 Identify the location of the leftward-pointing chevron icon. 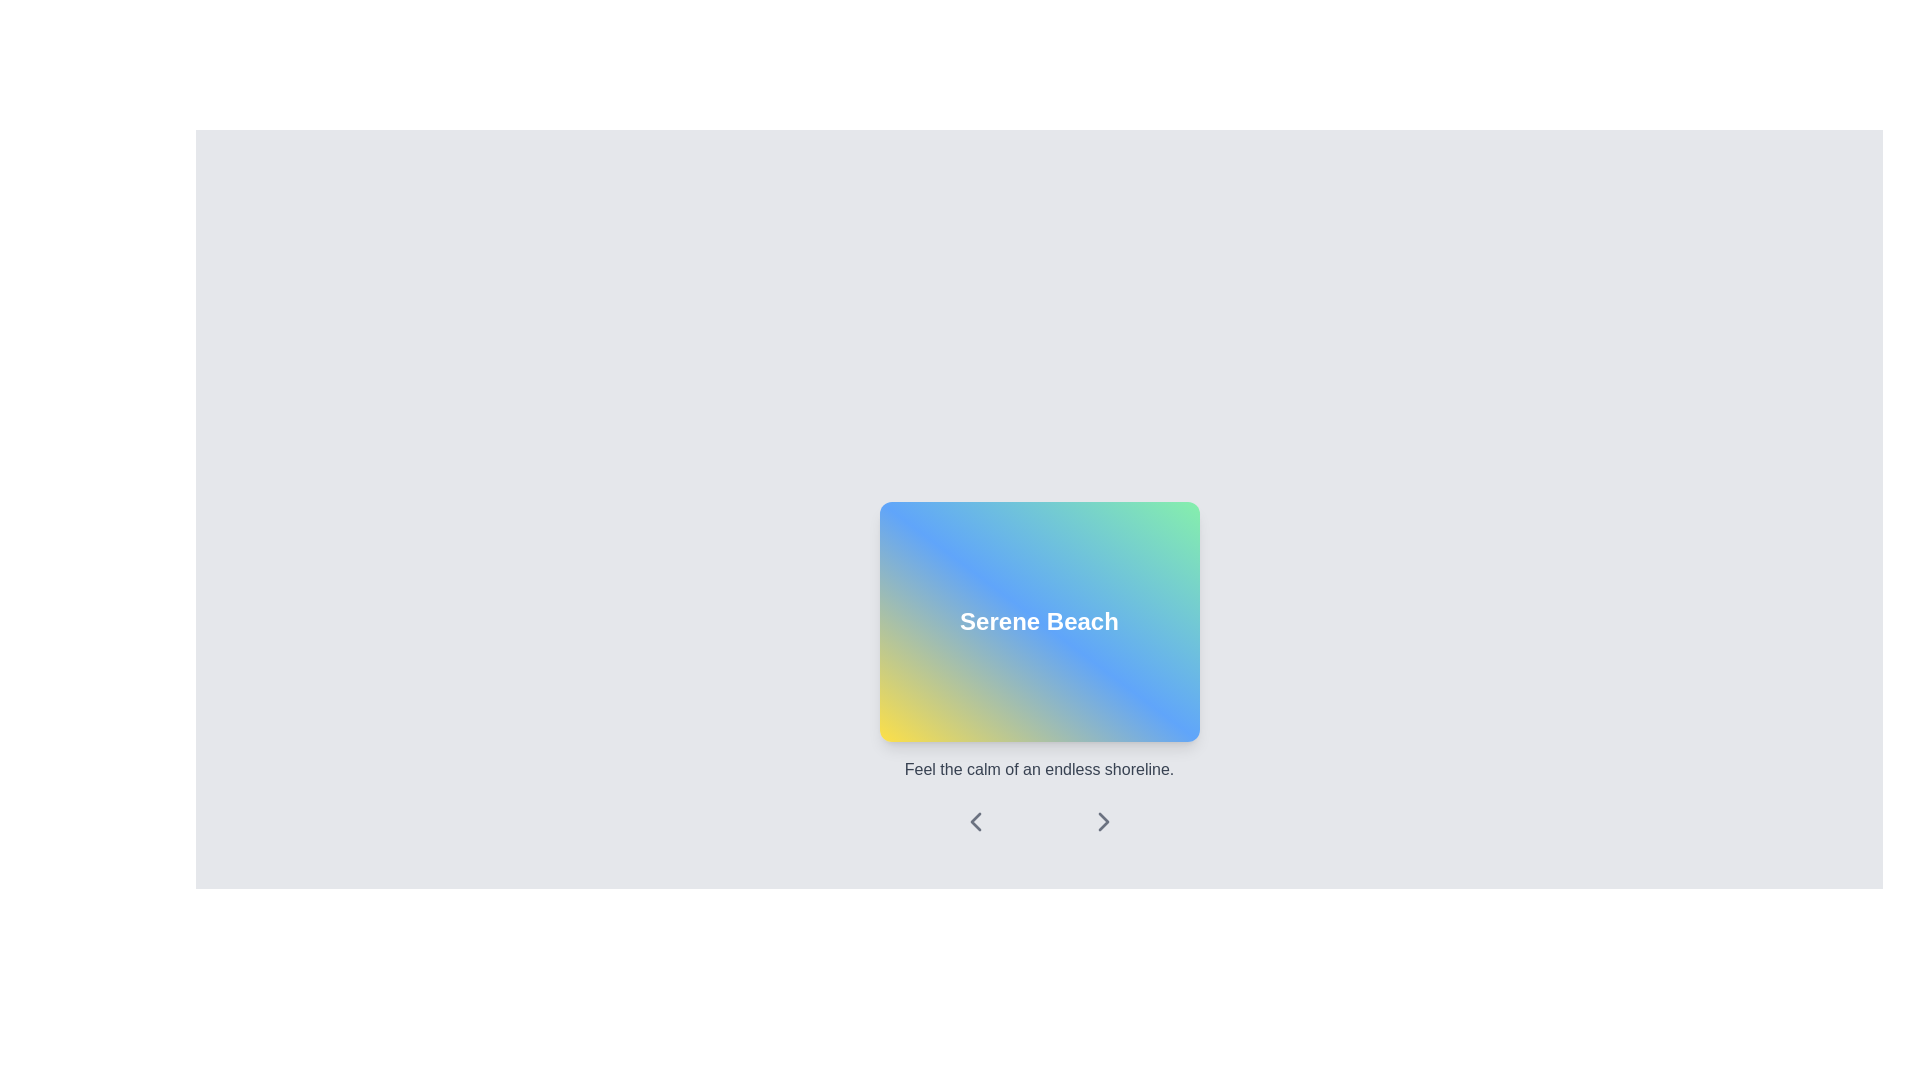
(975, 821).